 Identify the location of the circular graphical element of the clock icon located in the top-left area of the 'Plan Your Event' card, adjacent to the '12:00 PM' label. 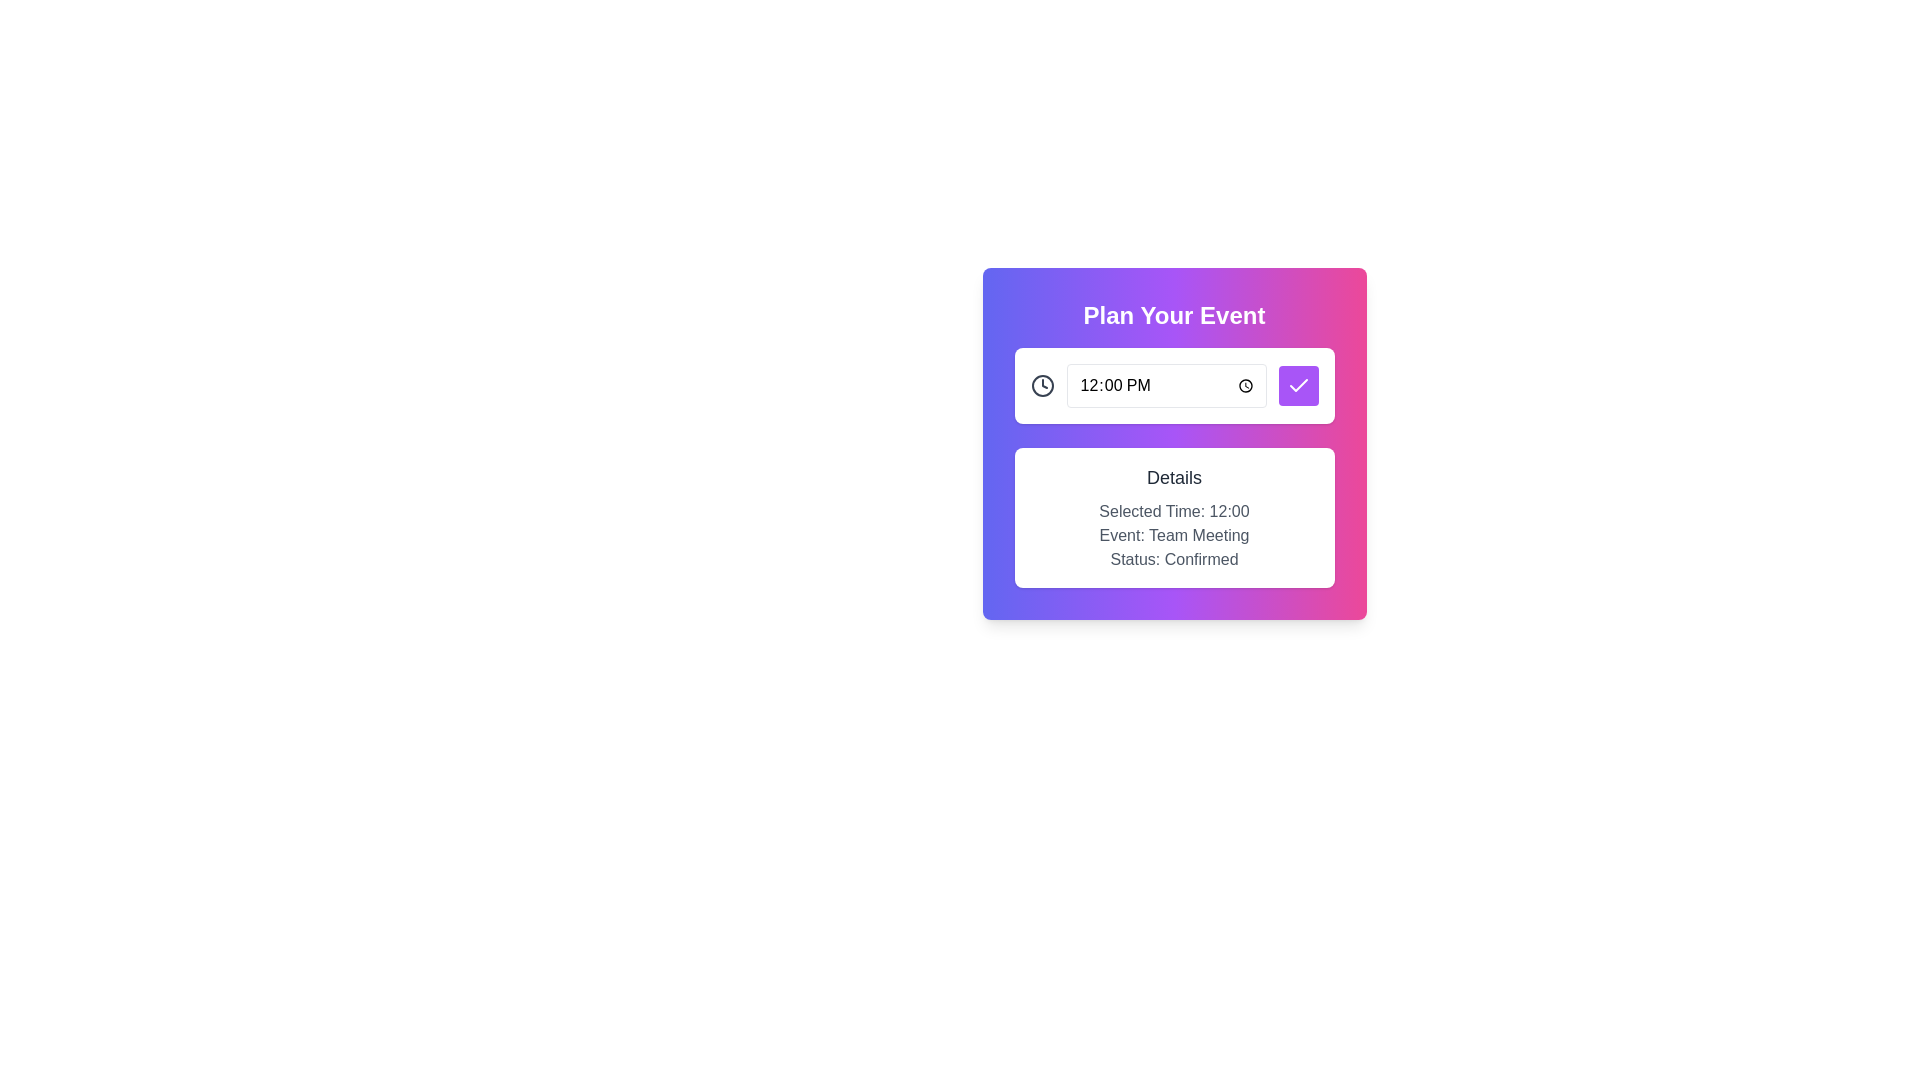
(1041, 385).